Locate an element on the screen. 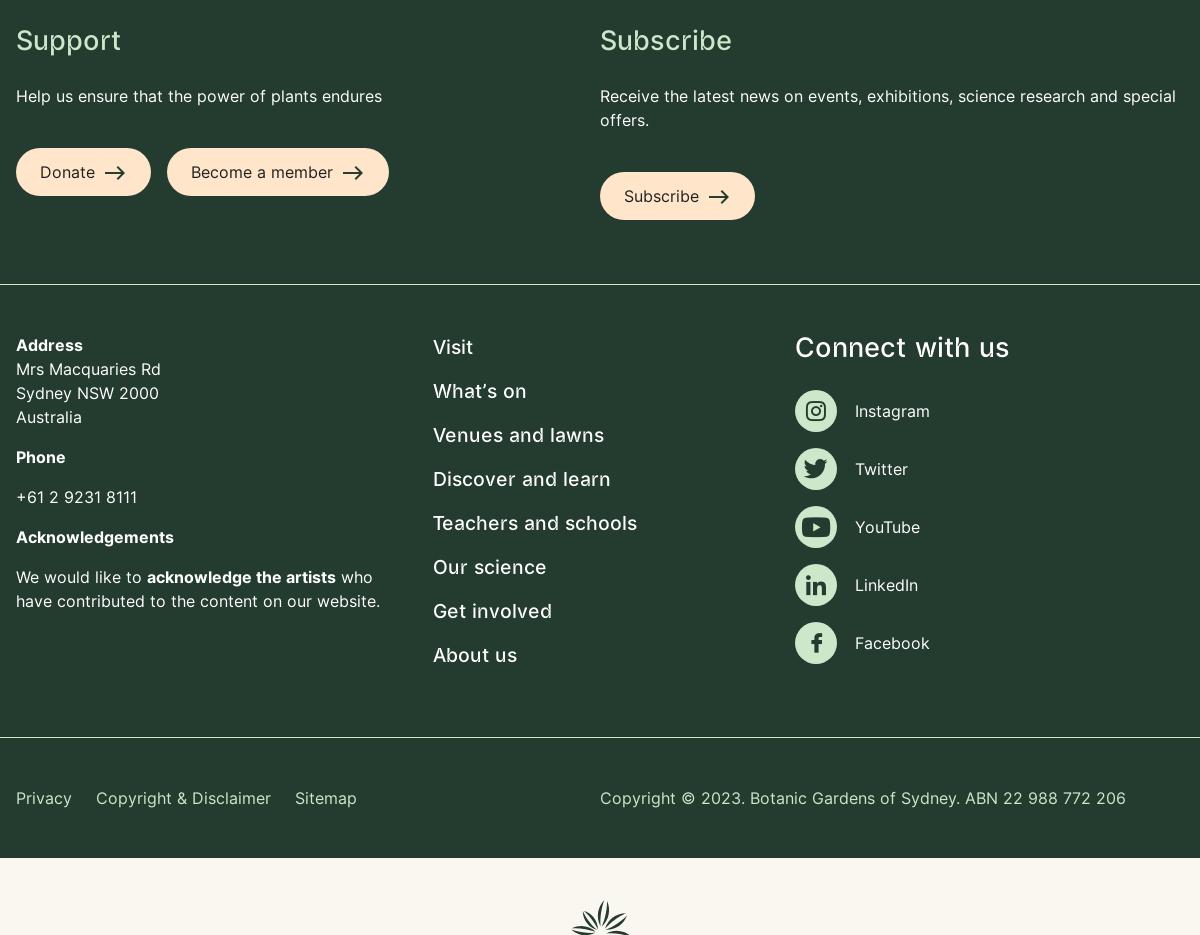  'Support' is located at coordinates (68, 40).